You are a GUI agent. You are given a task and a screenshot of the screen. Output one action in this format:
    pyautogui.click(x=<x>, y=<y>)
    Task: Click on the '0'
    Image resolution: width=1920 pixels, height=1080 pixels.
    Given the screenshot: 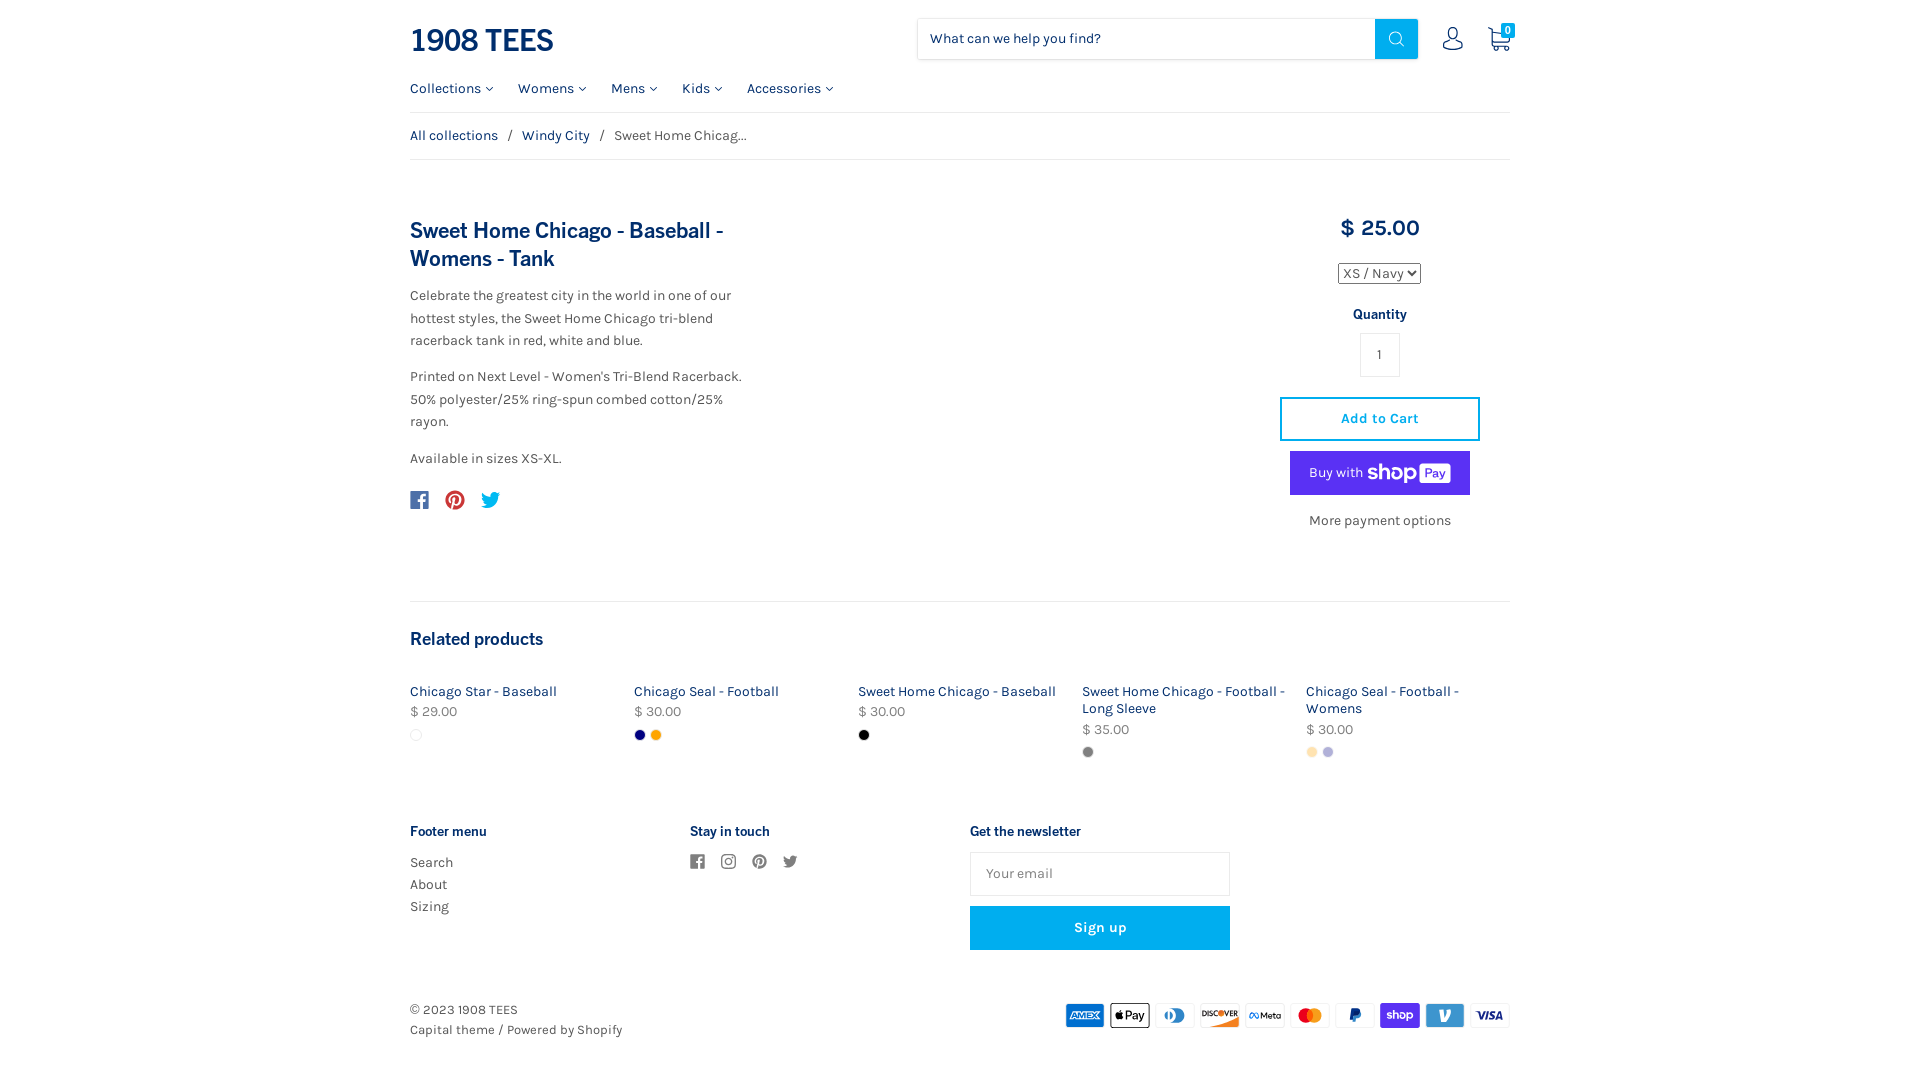 What is the action you would take?
    pyautogui.click(x=1498, y=38)
    